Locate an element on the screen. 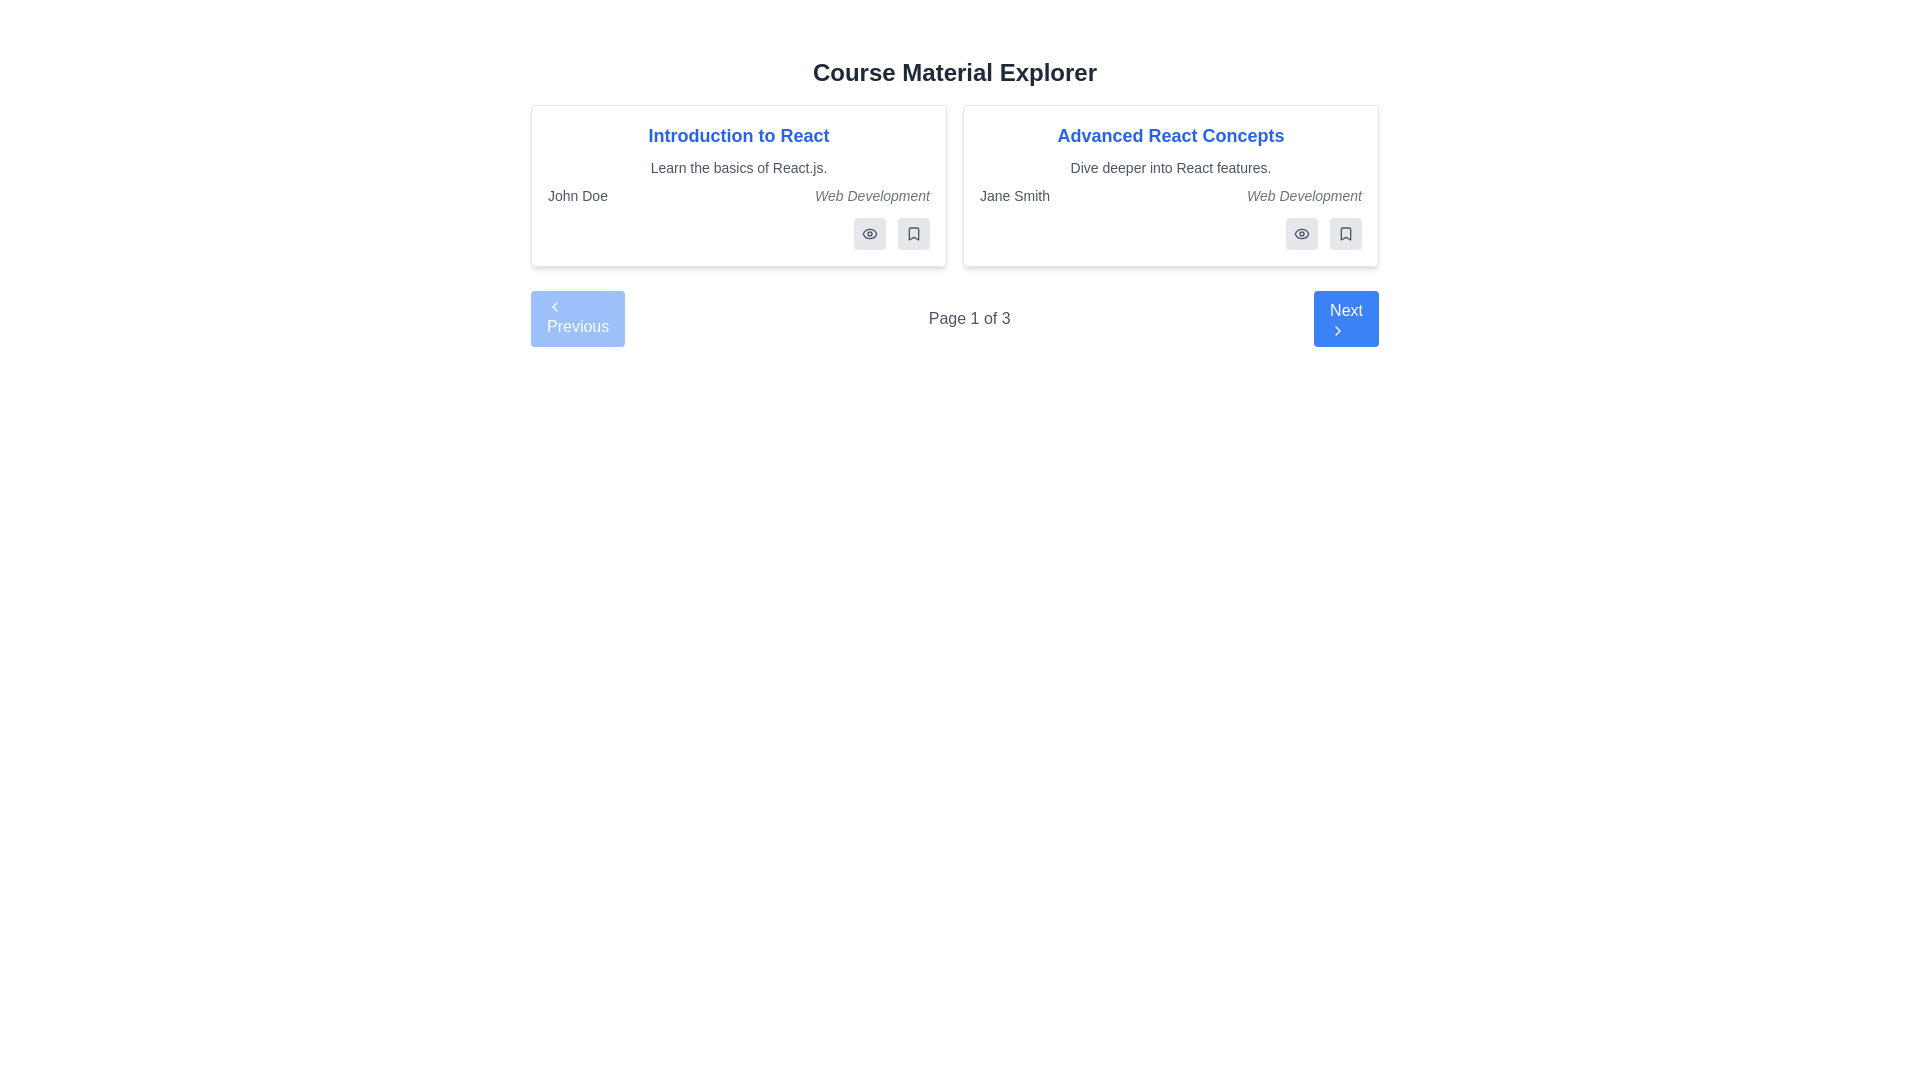  text content of the label displaying 'Page 1 of 3', which is centrally located between the 'Previous' and 'Next' buttons is located at coordinates (969, 318).